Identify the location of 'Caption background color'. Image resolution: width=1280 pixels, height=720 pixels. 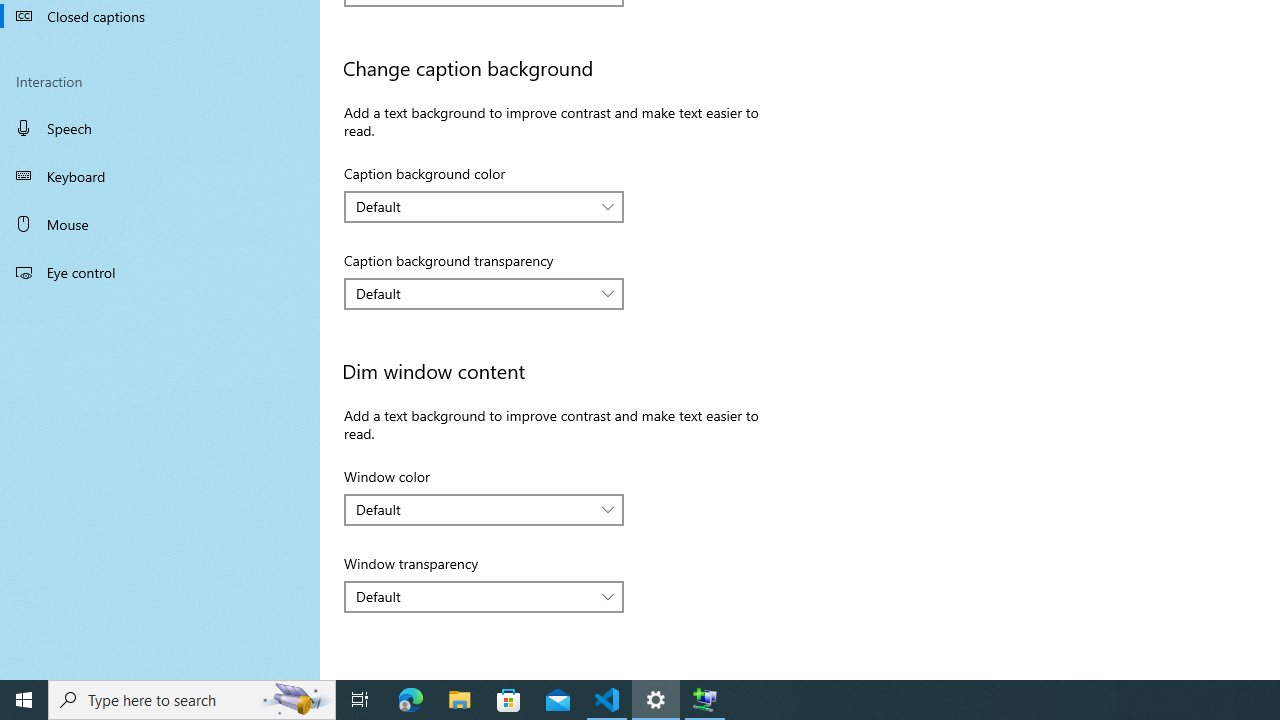
(484, 206).